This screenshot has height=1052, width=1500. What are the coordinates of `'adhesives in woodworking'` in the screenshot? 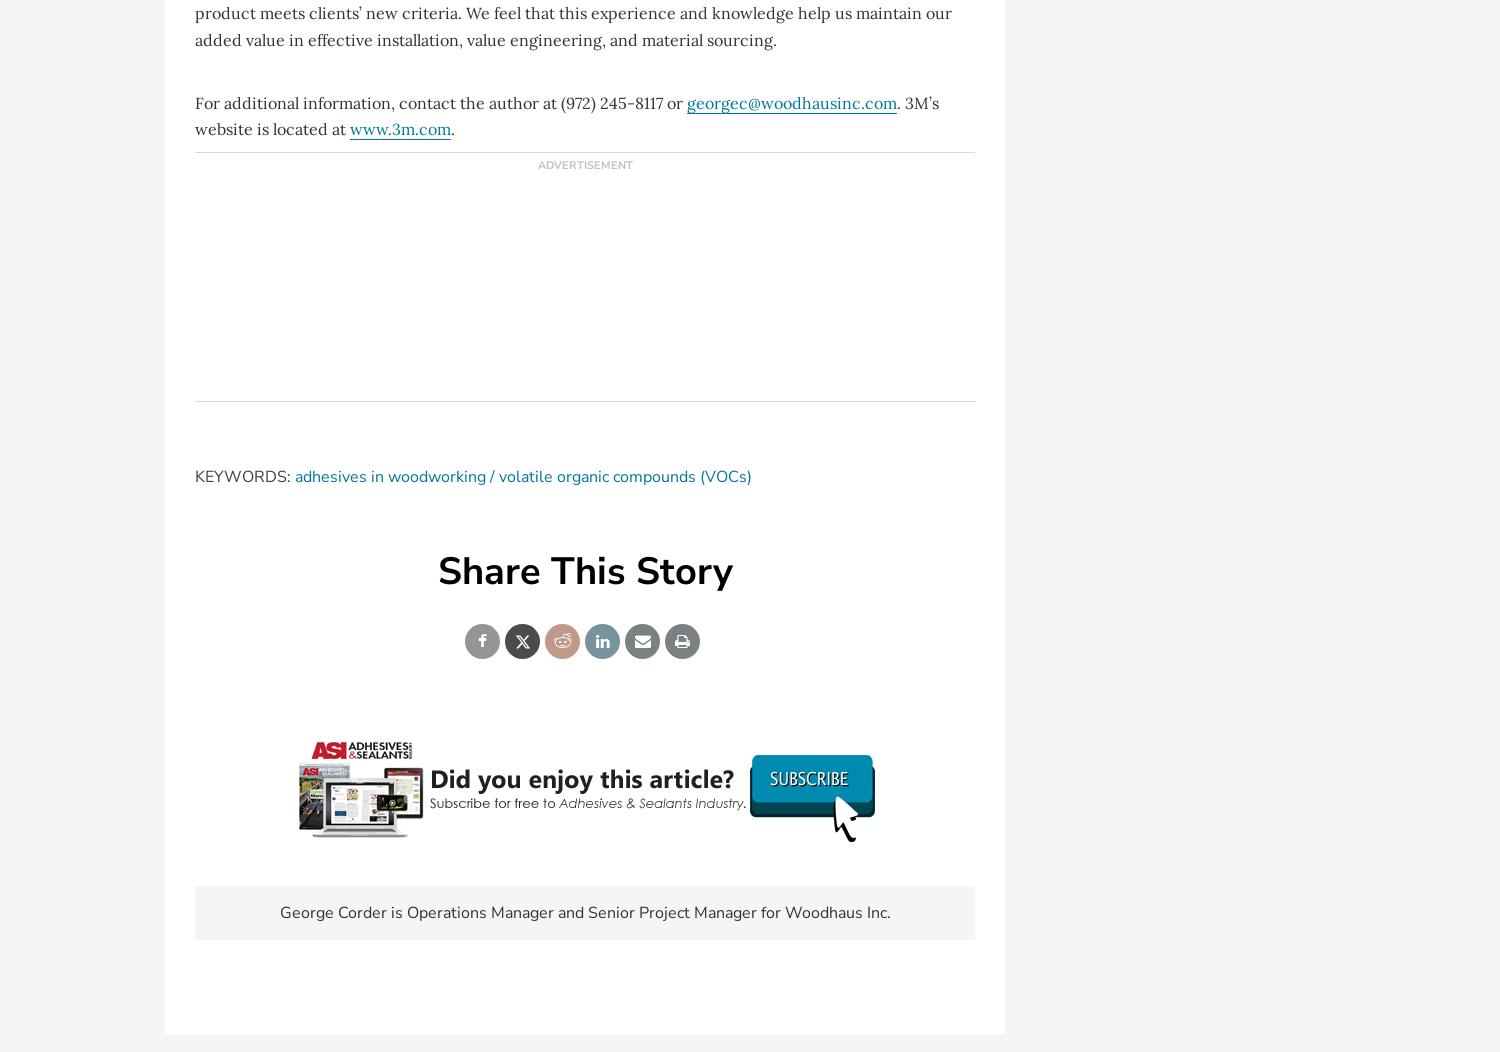 It's located at (390, 476).